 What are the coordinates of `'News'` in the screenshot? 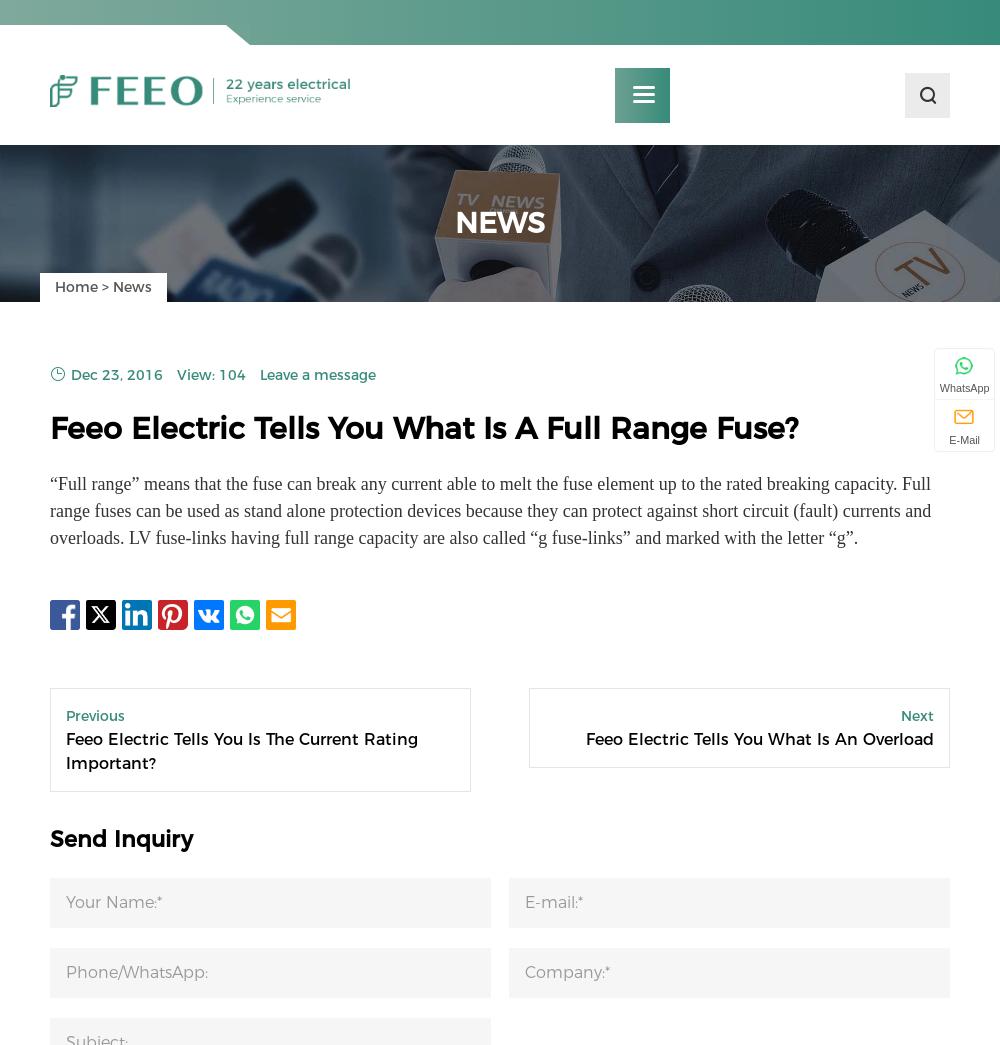 It's located at (500, 232).